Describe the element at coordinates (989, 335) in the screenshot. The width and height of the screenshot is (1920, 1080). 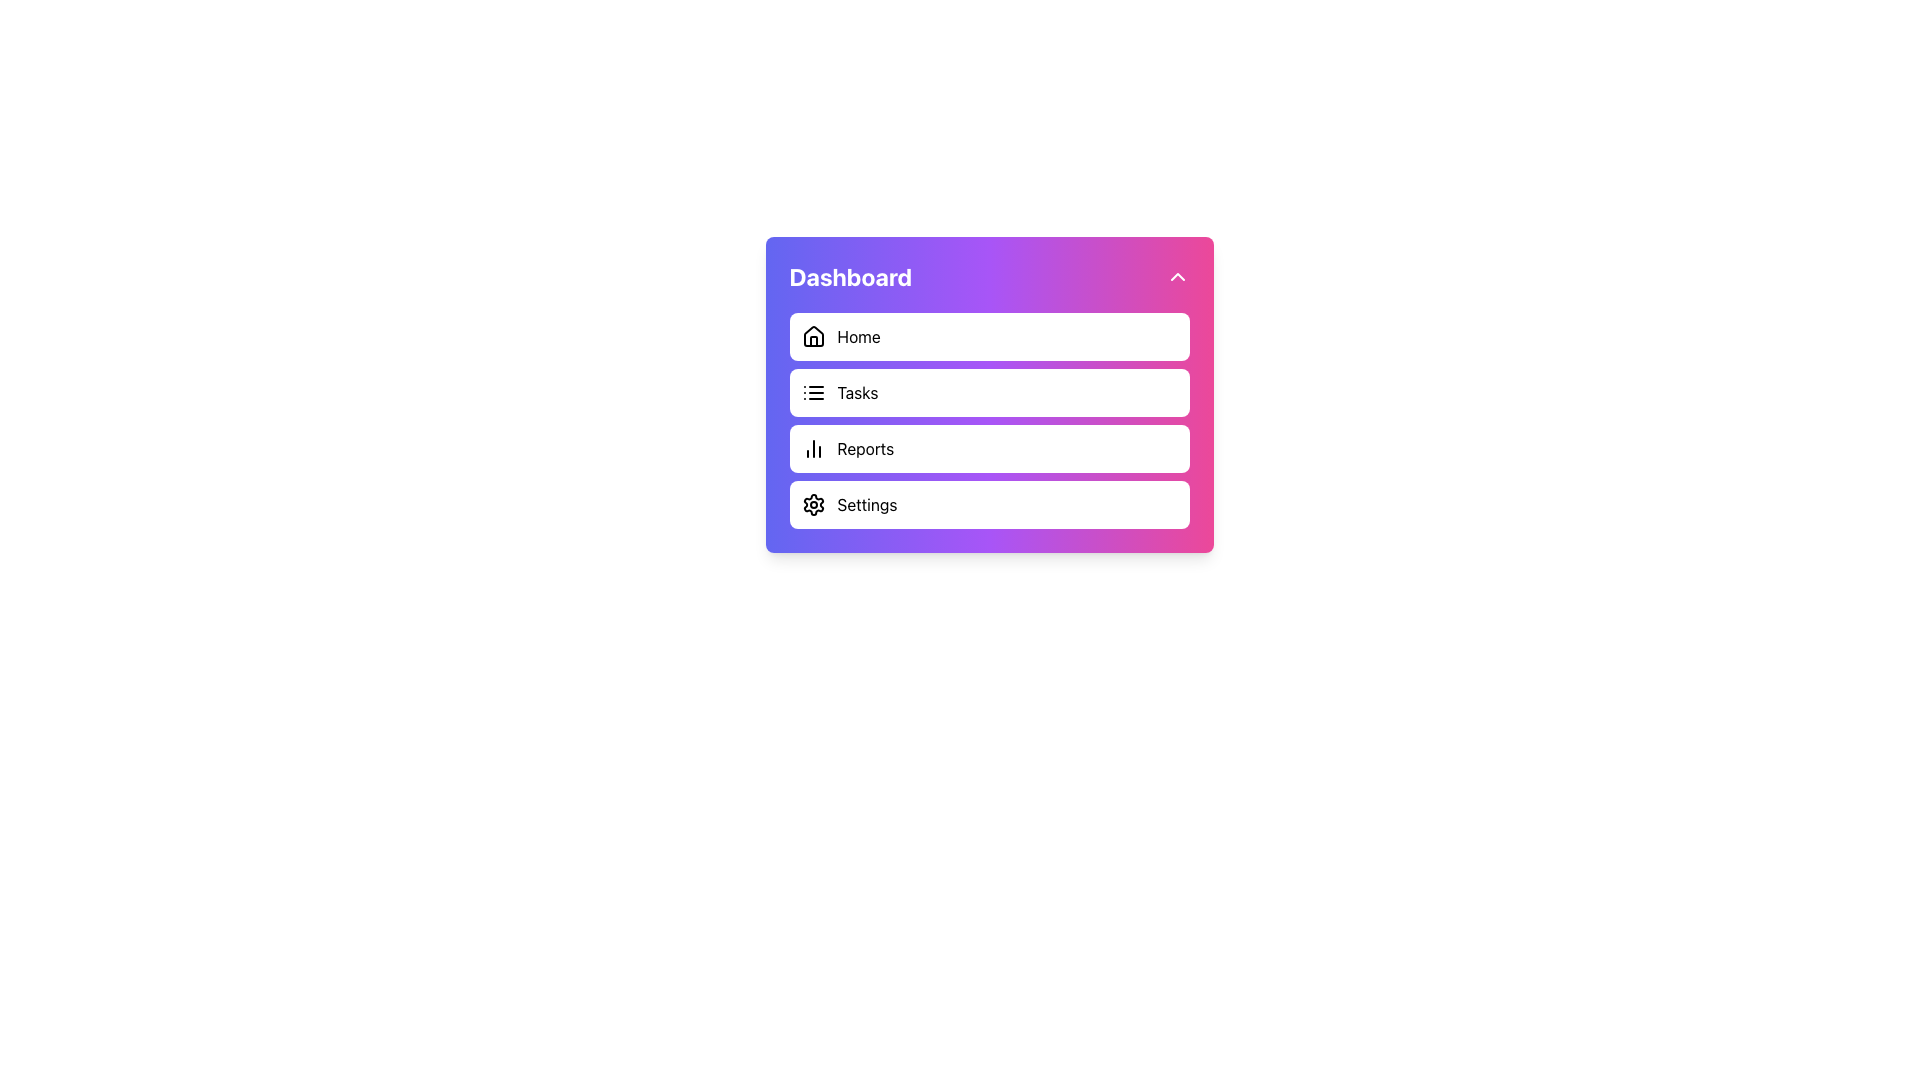
I see `the 'Home' button located at the top of the vertical stack of buttons in the sidebar to trigger hover effects` at that location.